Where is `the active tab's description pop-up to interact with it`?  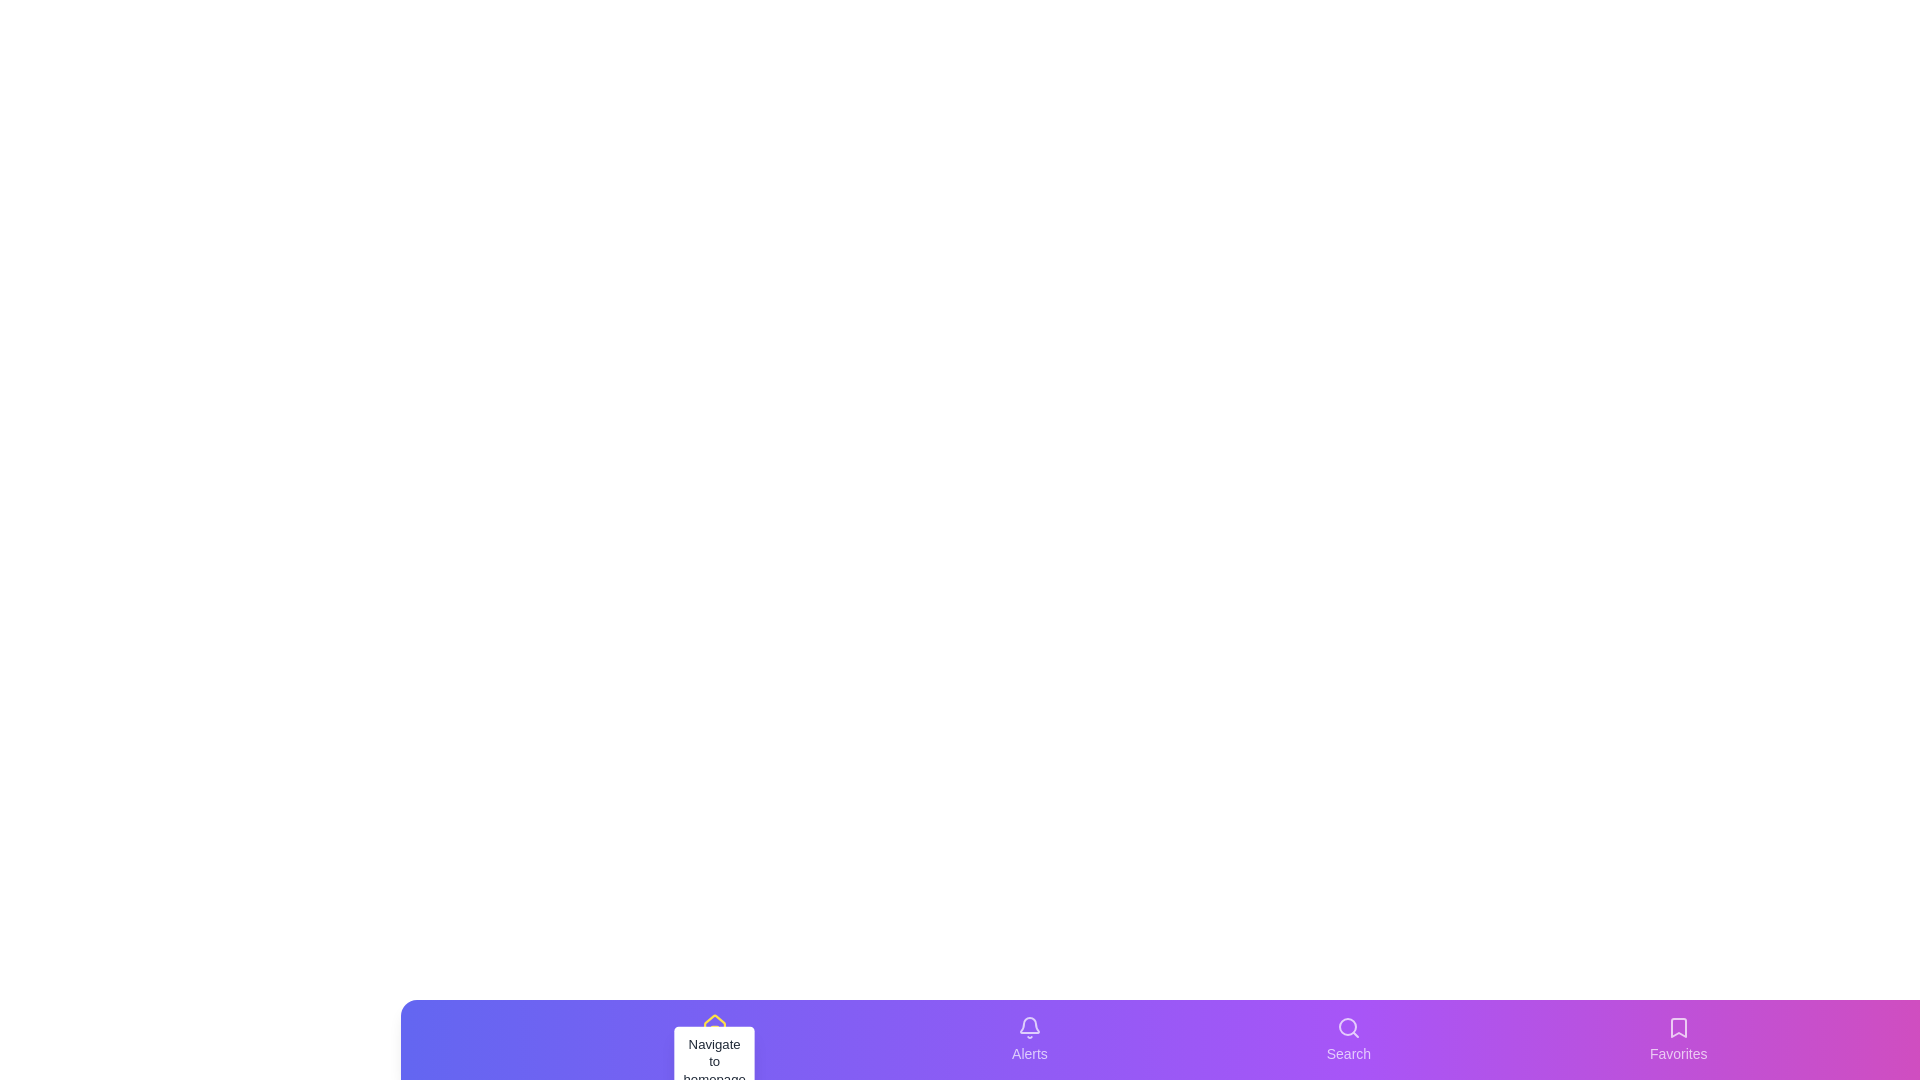
the active tab's description pop-up to interact with it is located at coordinates (714, 1060).